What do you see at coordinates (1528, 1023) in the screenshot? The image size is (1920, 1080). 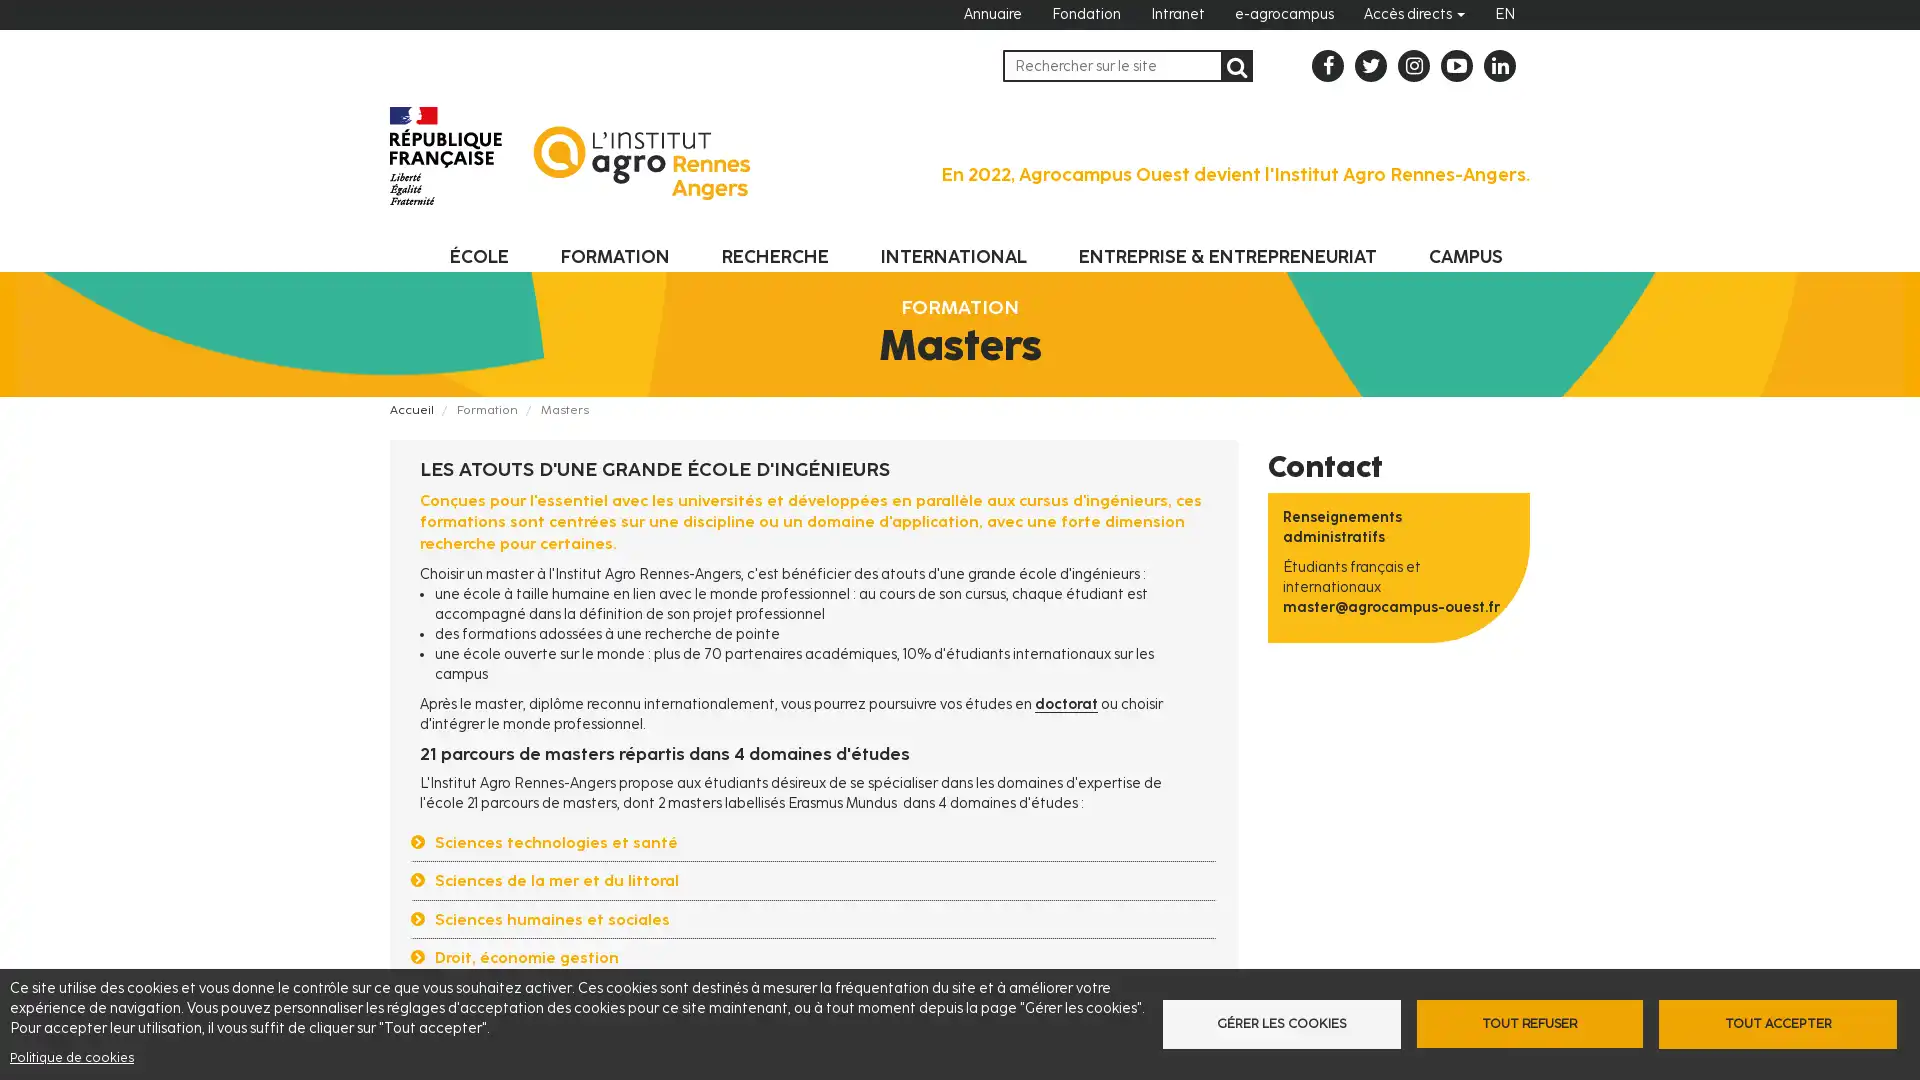 I see `TOUT REFUSER` at bounding box center [1528, 1023].